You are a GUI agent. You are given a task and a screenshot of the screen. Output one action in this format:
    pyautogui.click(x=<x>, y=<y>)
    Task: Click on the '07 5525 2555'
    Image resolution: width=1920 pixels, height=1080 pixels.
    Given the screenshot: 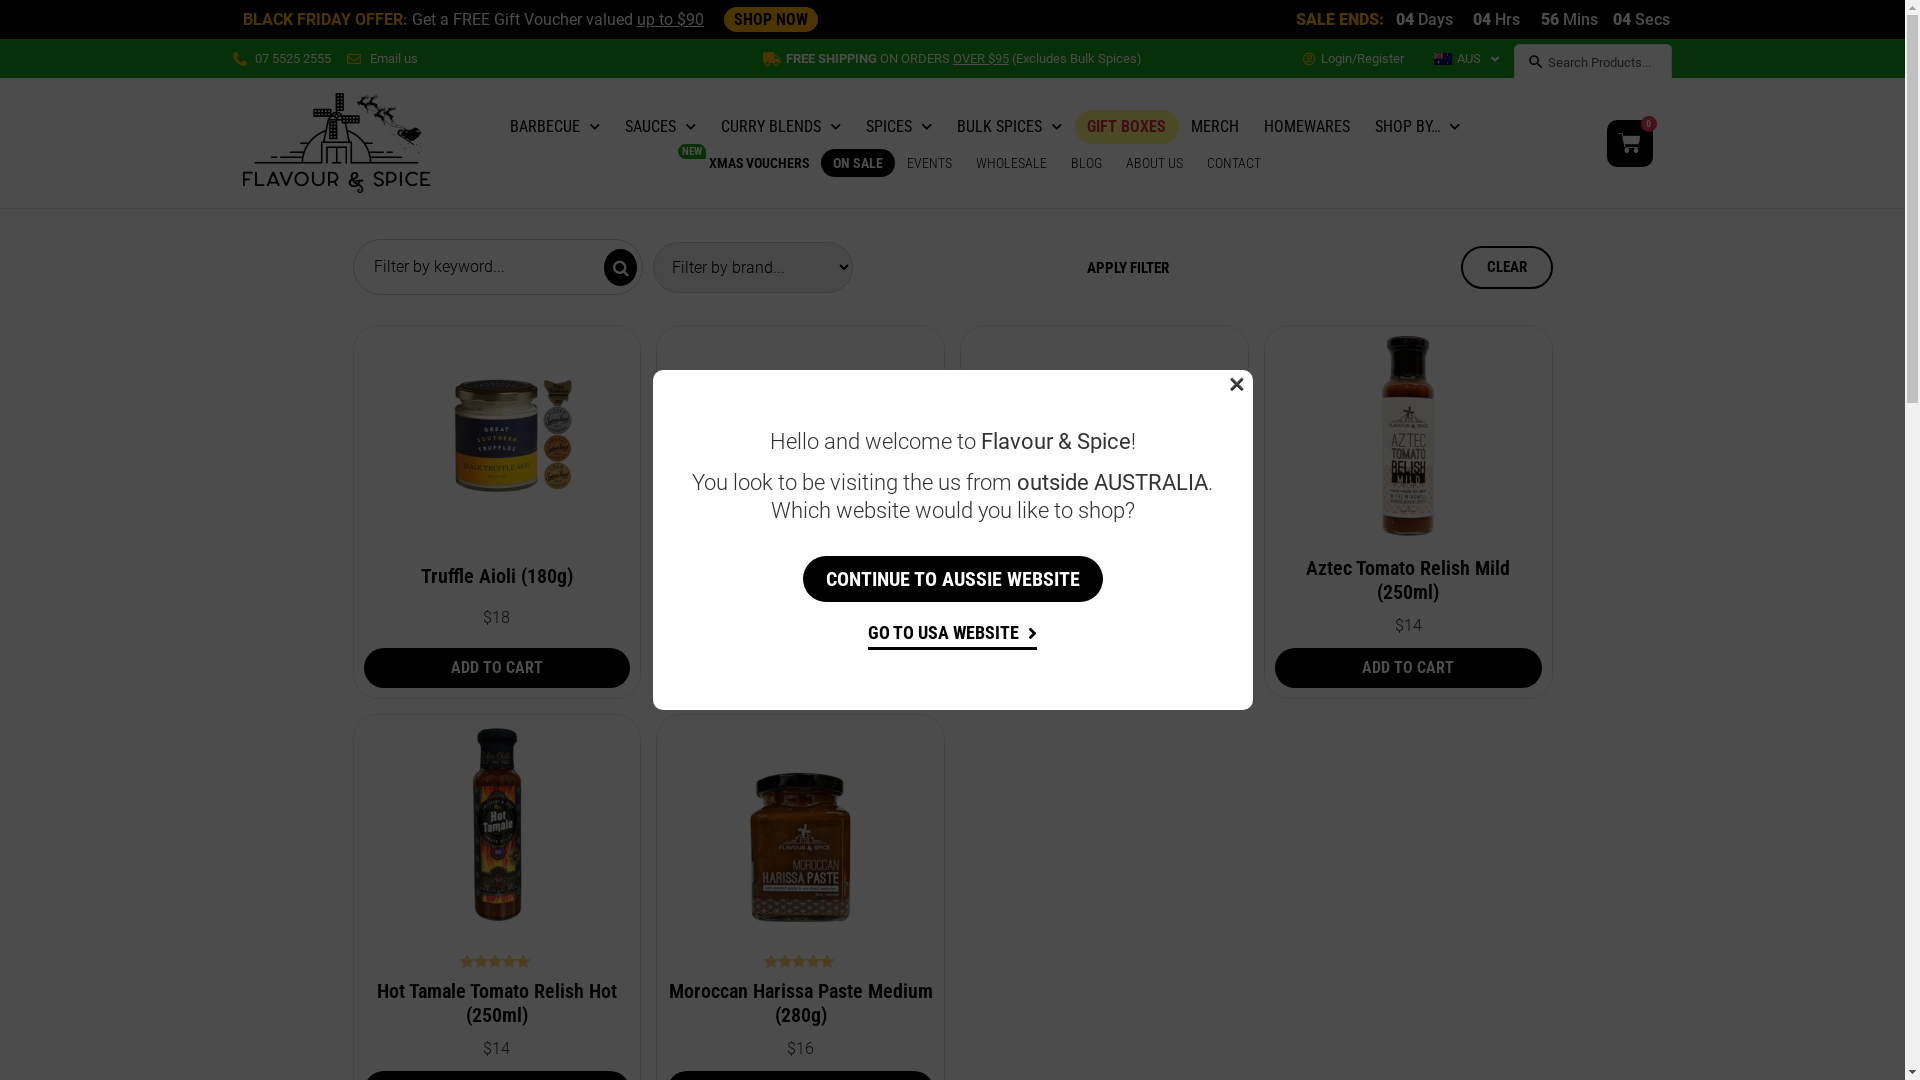 What is the action you would take?
    pyautogui.click(x=280, y=56)
    